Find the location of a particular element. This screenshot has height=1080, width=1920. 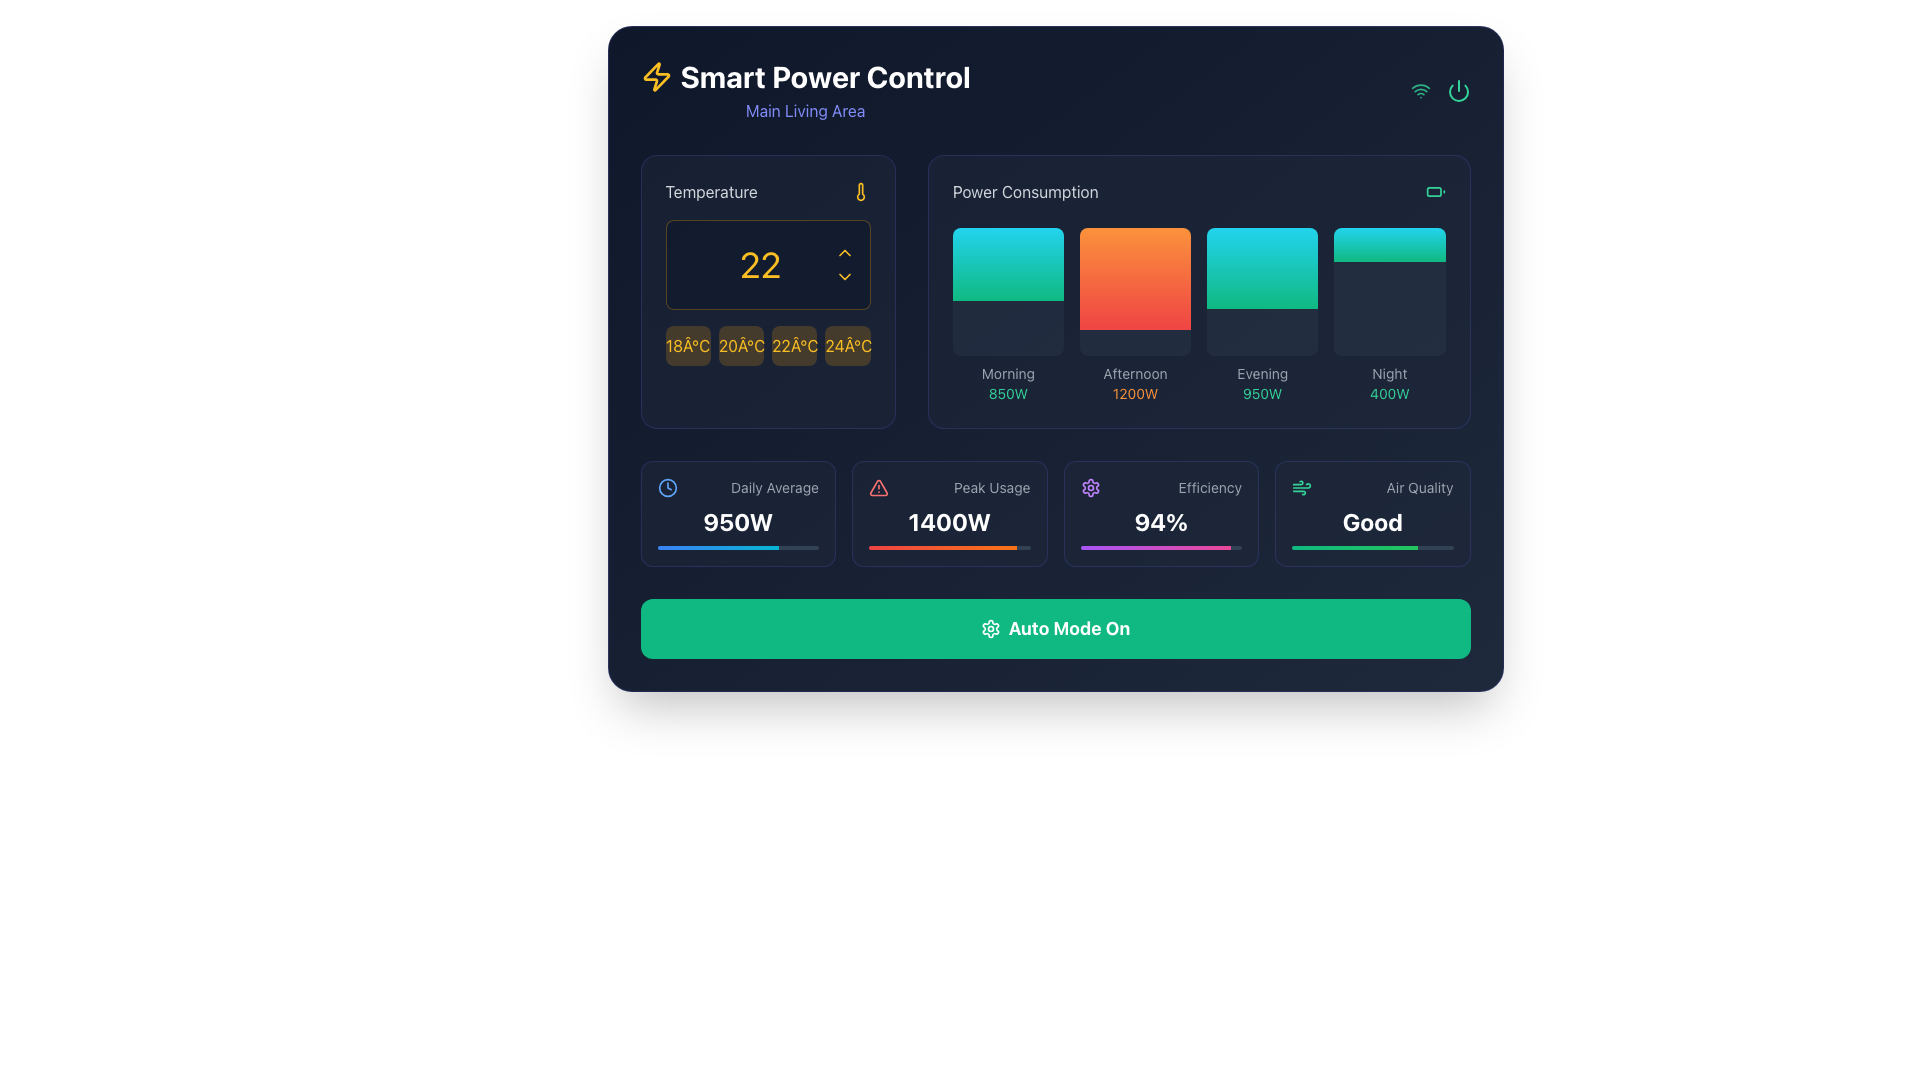

the stacked chevron-shaped icons (up and down arrows) in amber color located on the right side of the 'Temperature' section, aligned vertically with the number 22 is located at coordinates (844, 264).